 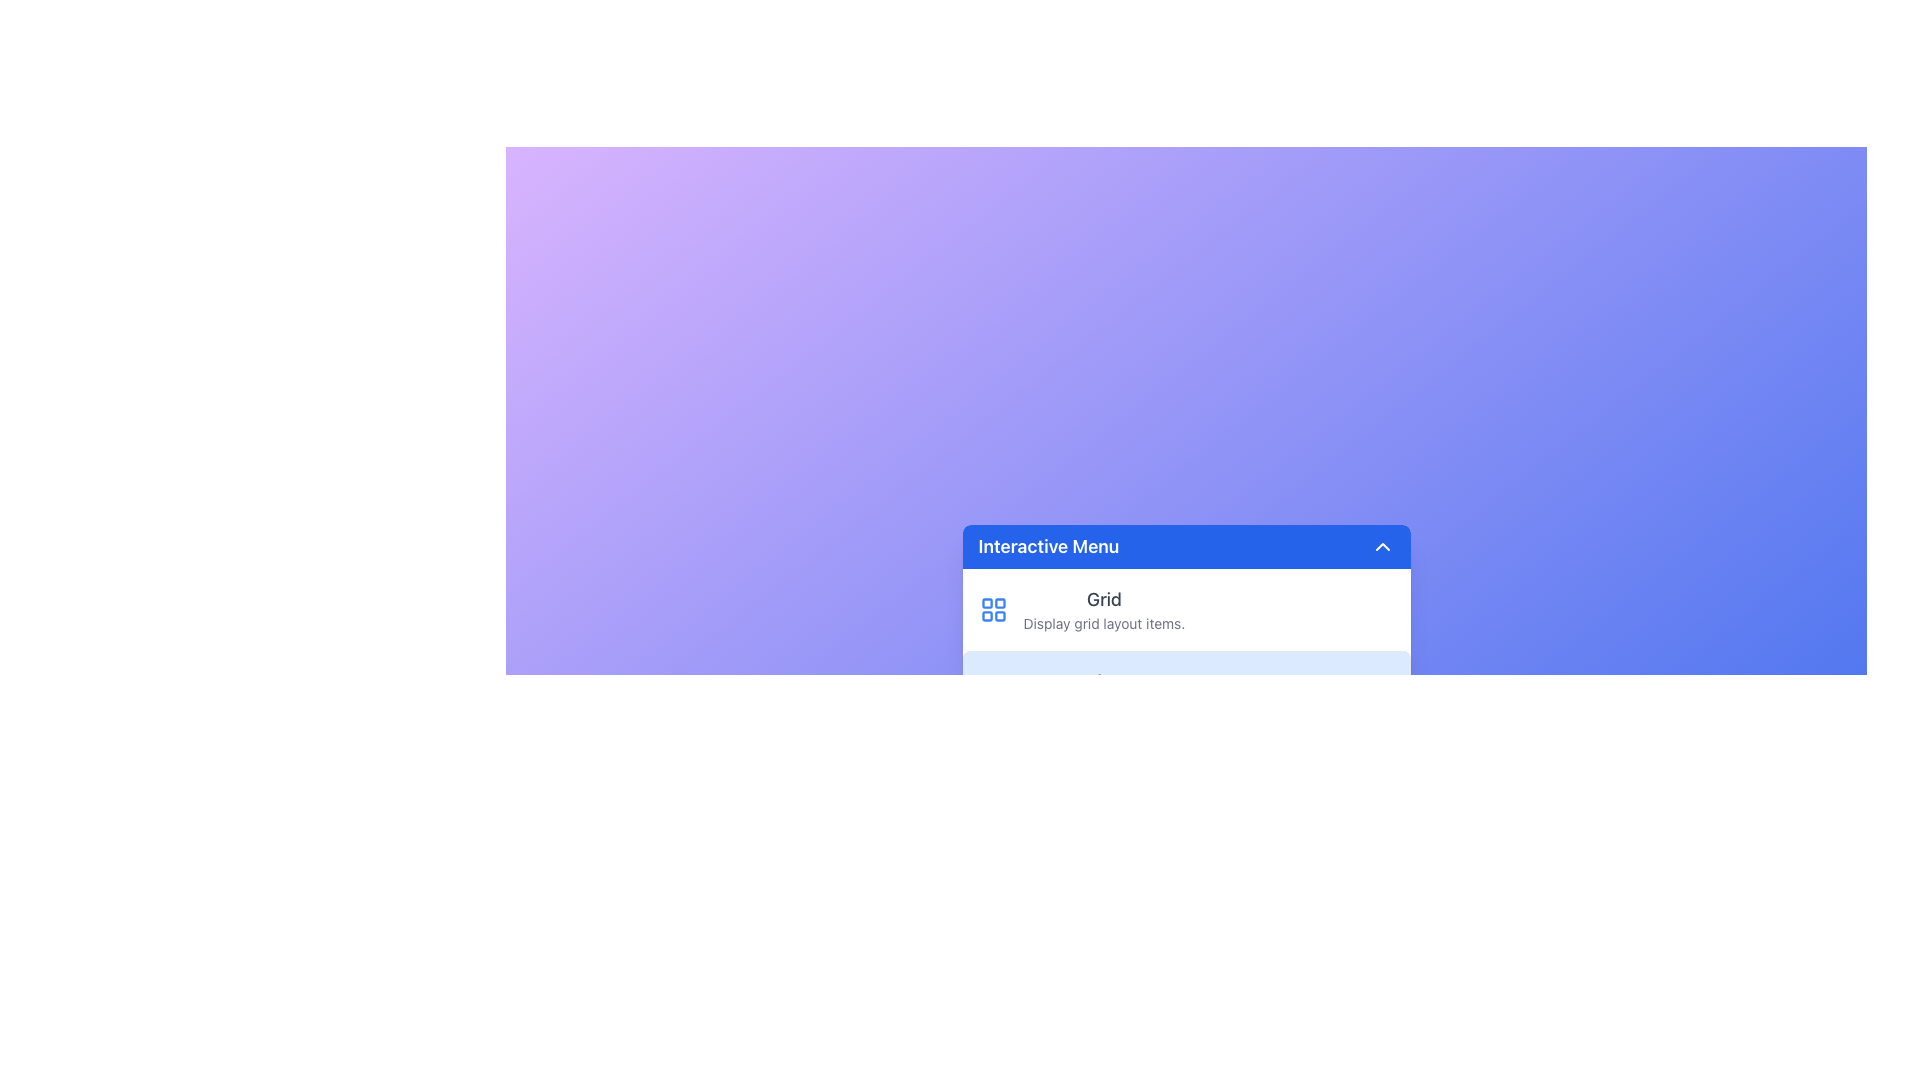 What do you see at coordinates (993, 608) in the screenshot?
I see `the blue grid-like icon consisting of four small squares arranged in a 2x2 pattern` at bounding box center [993, 608].